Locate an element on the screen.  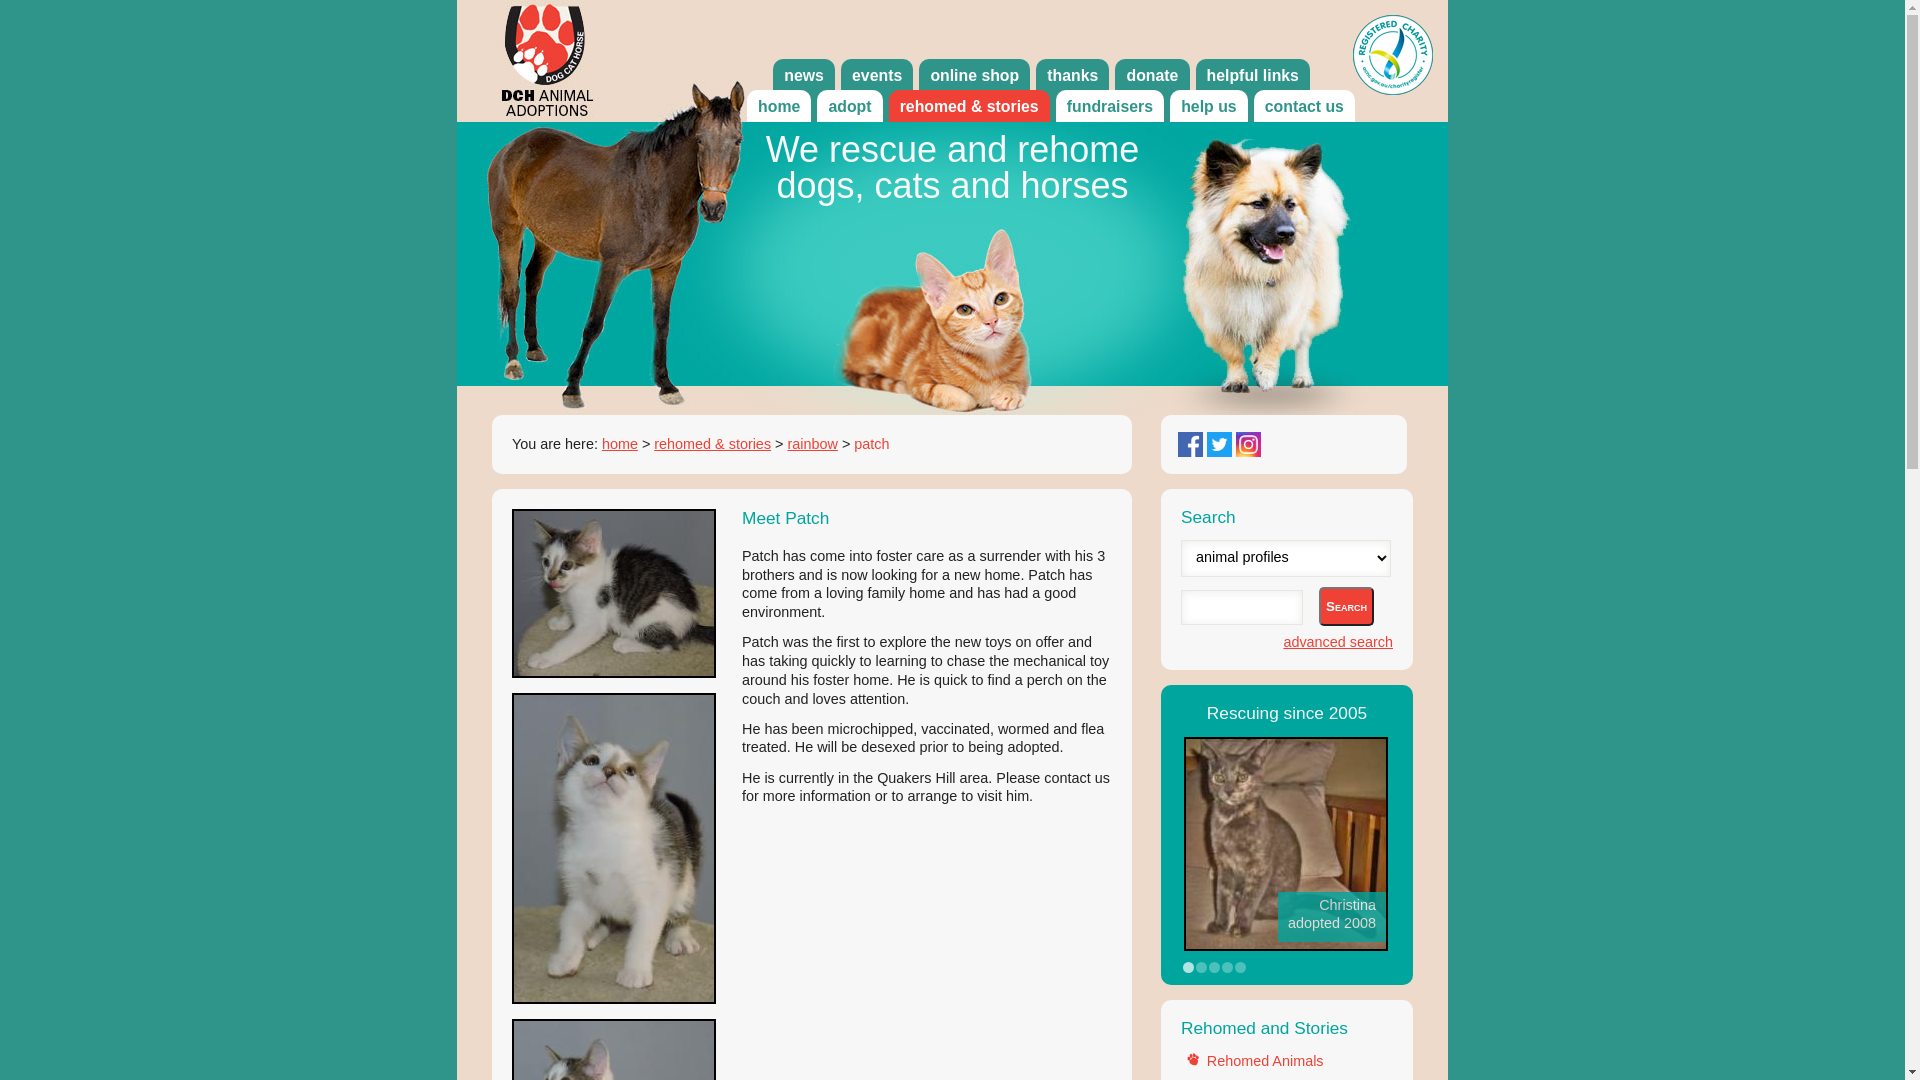
'Share your success story' is located at coordinates (1286, 918).